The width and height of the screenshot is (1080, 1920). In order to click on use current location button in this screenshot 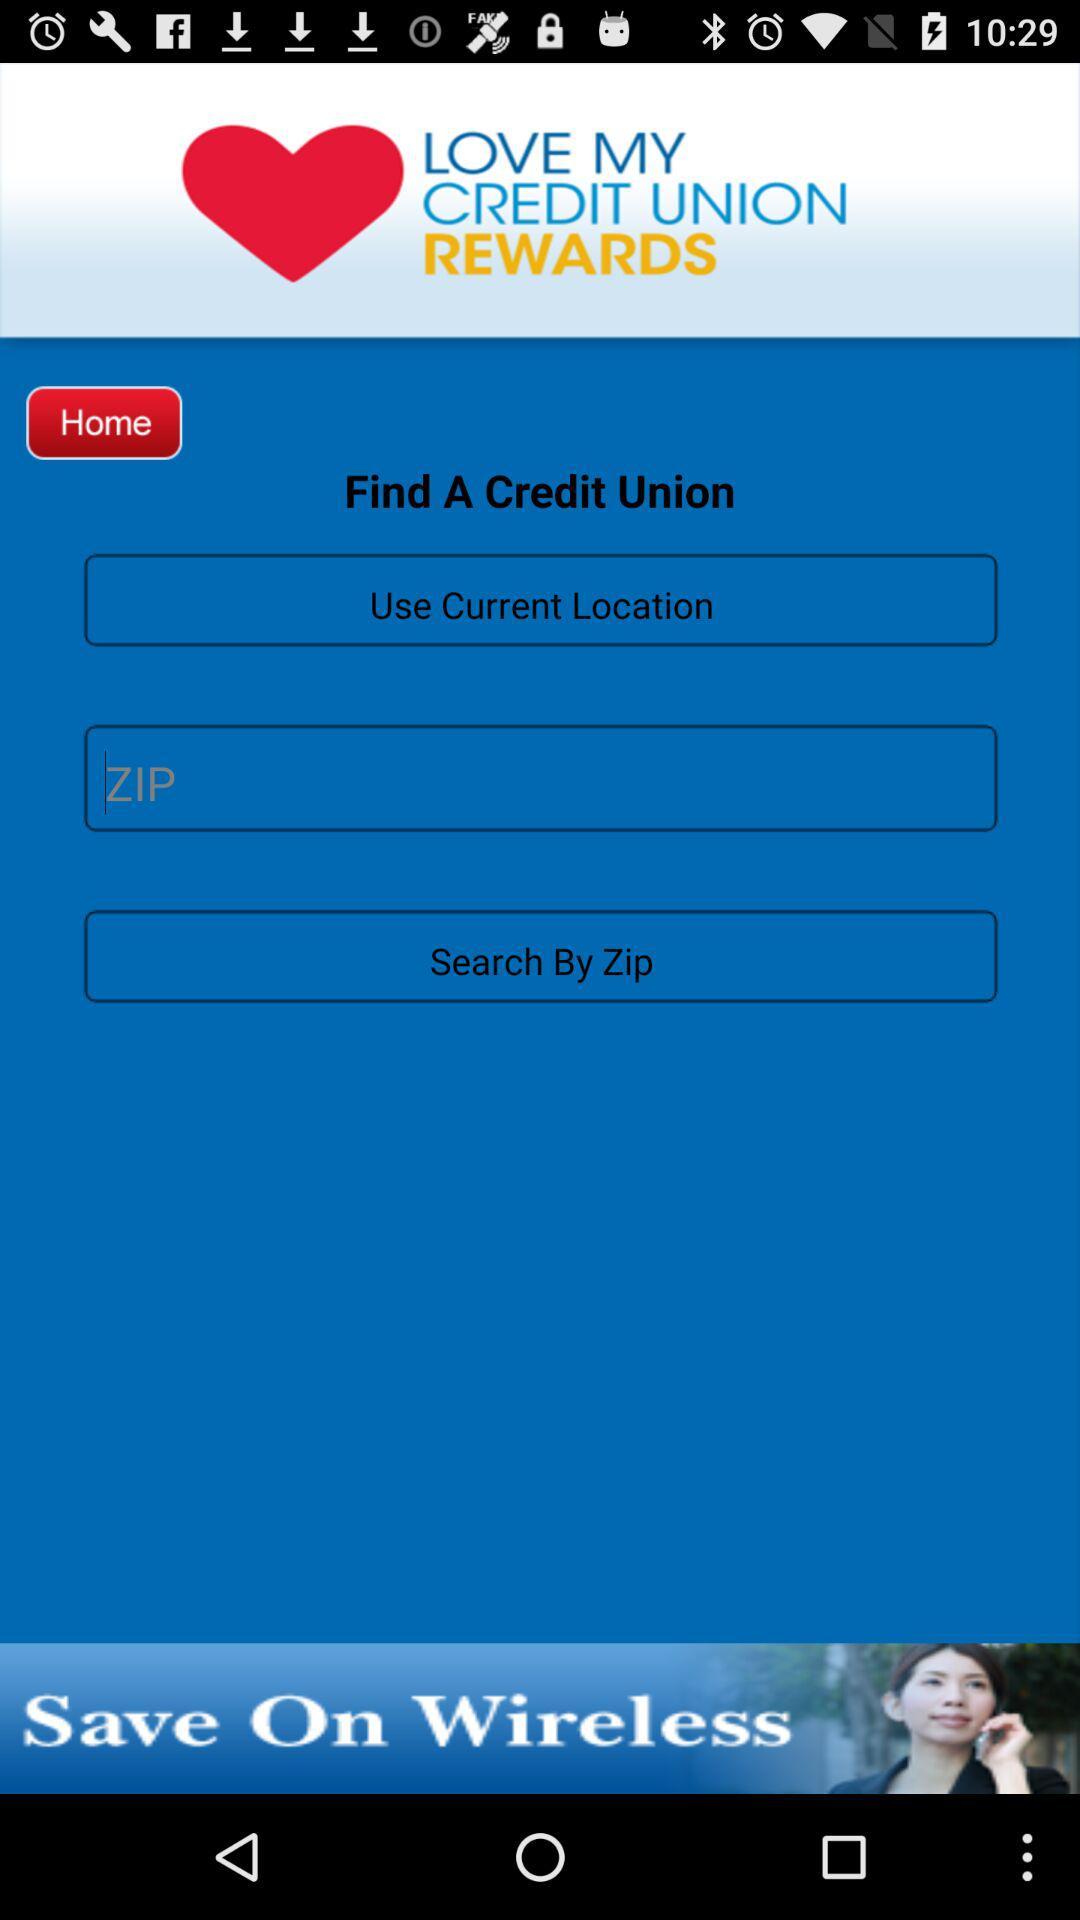, I will do `click(540, 598)`.